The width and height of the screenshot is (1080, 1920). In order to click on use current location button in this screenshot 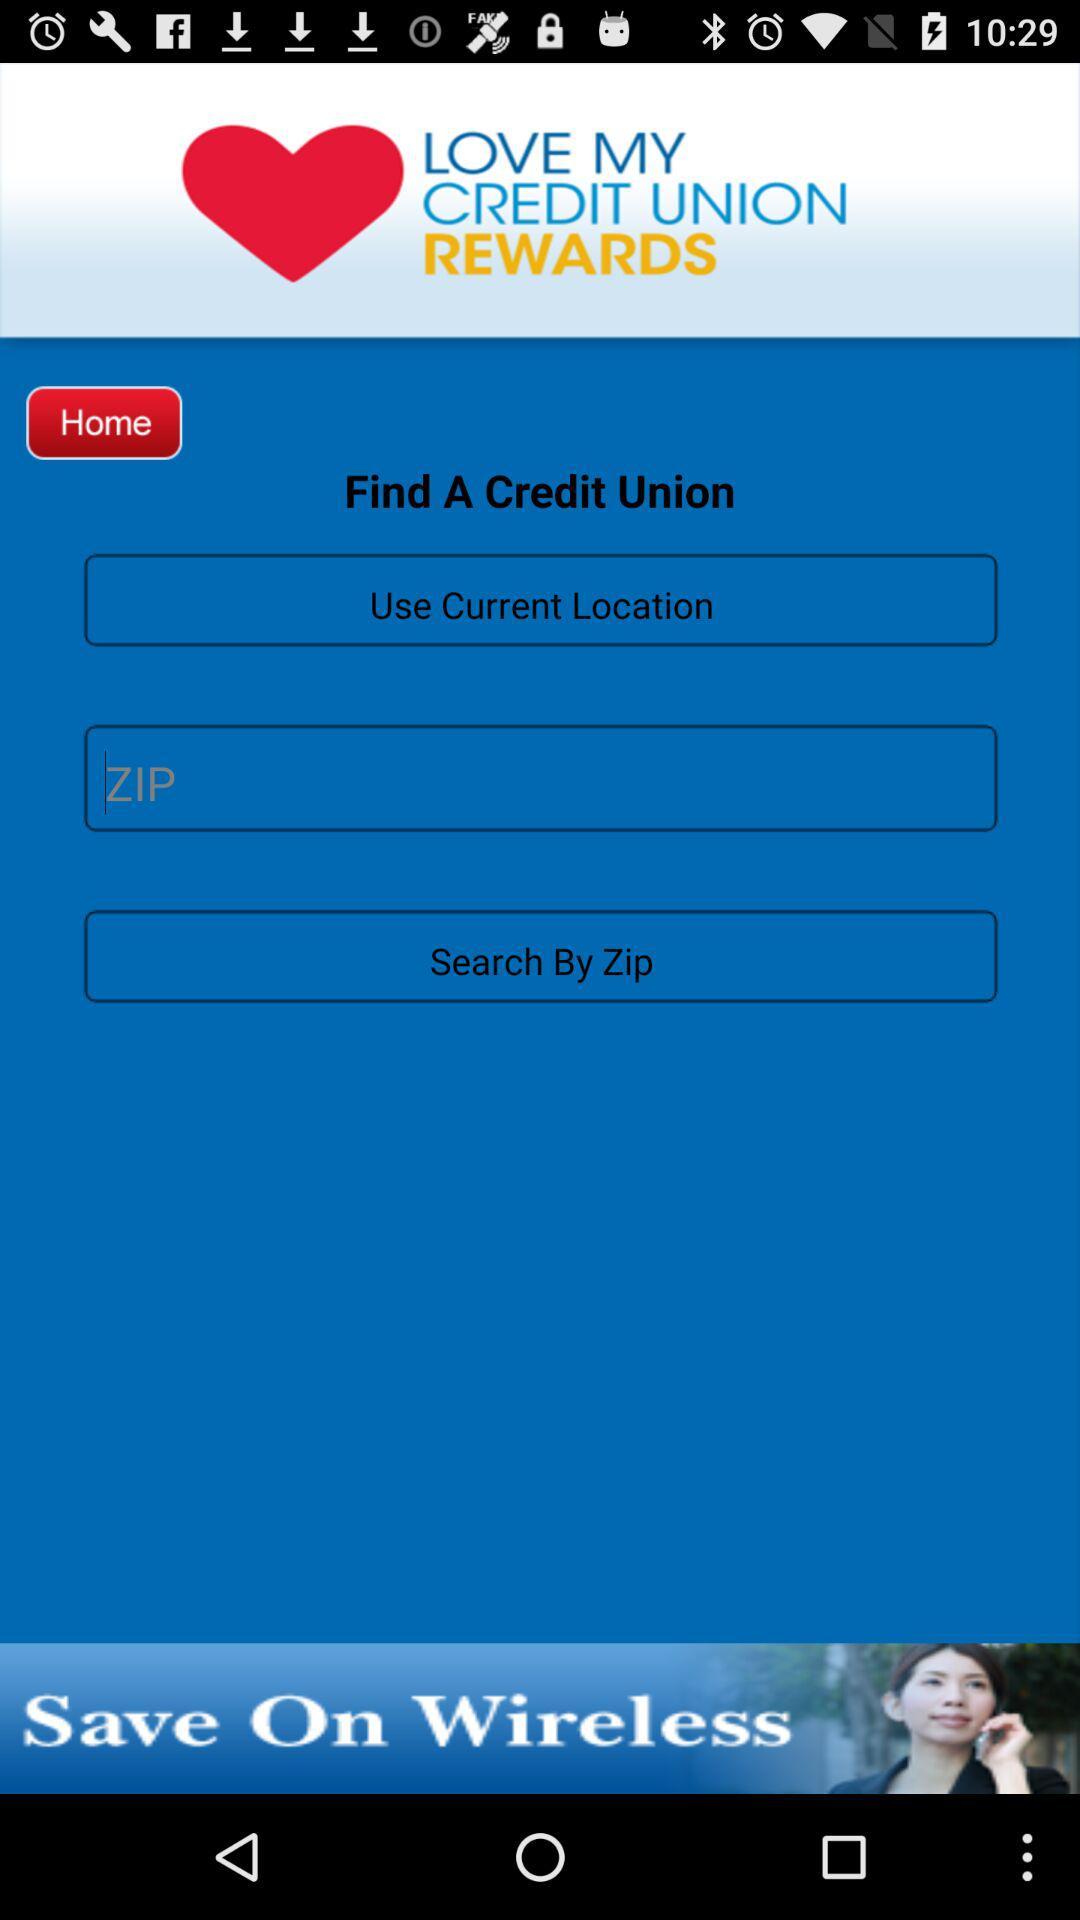, I will do `click(540, 598)`.